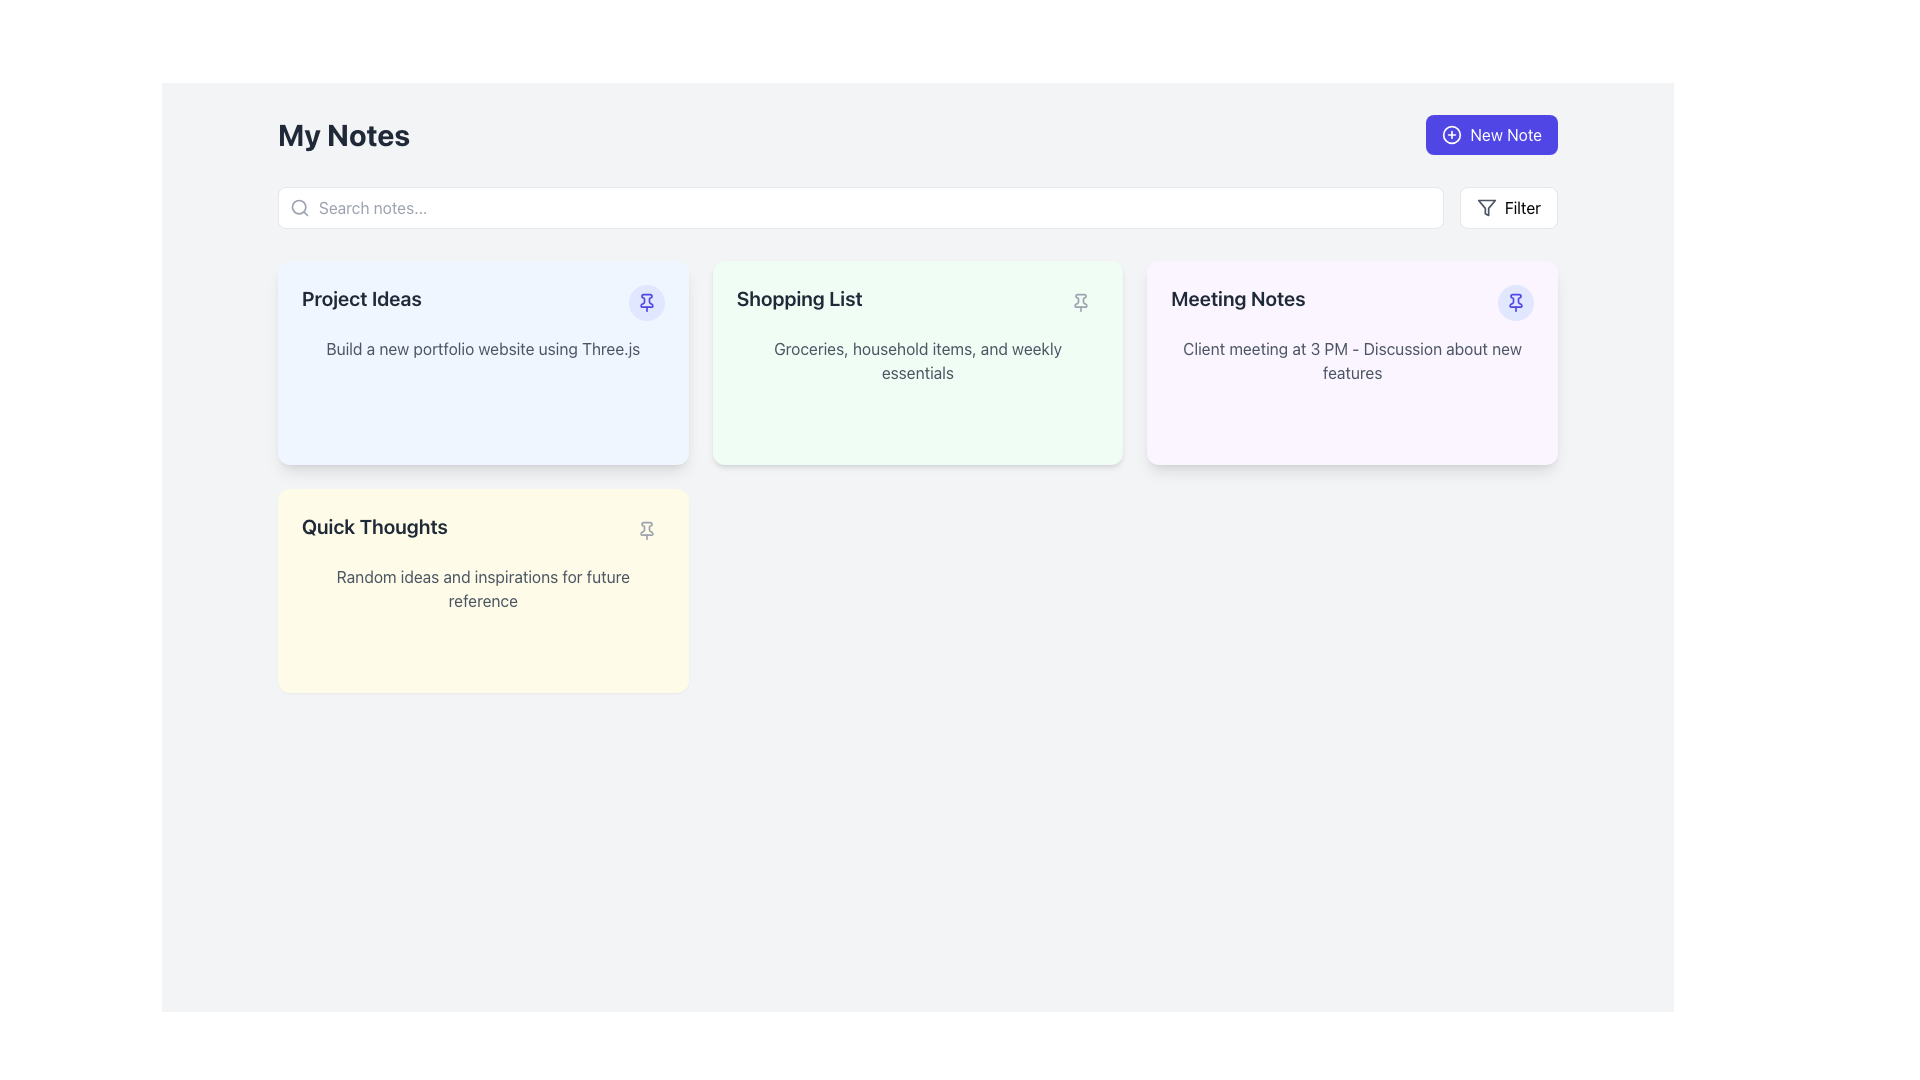  I want to click on the descriptive label in the 'Meeting Notes' card that details the meeting scheduled at 3 PM about new features, so click(1352, 361).